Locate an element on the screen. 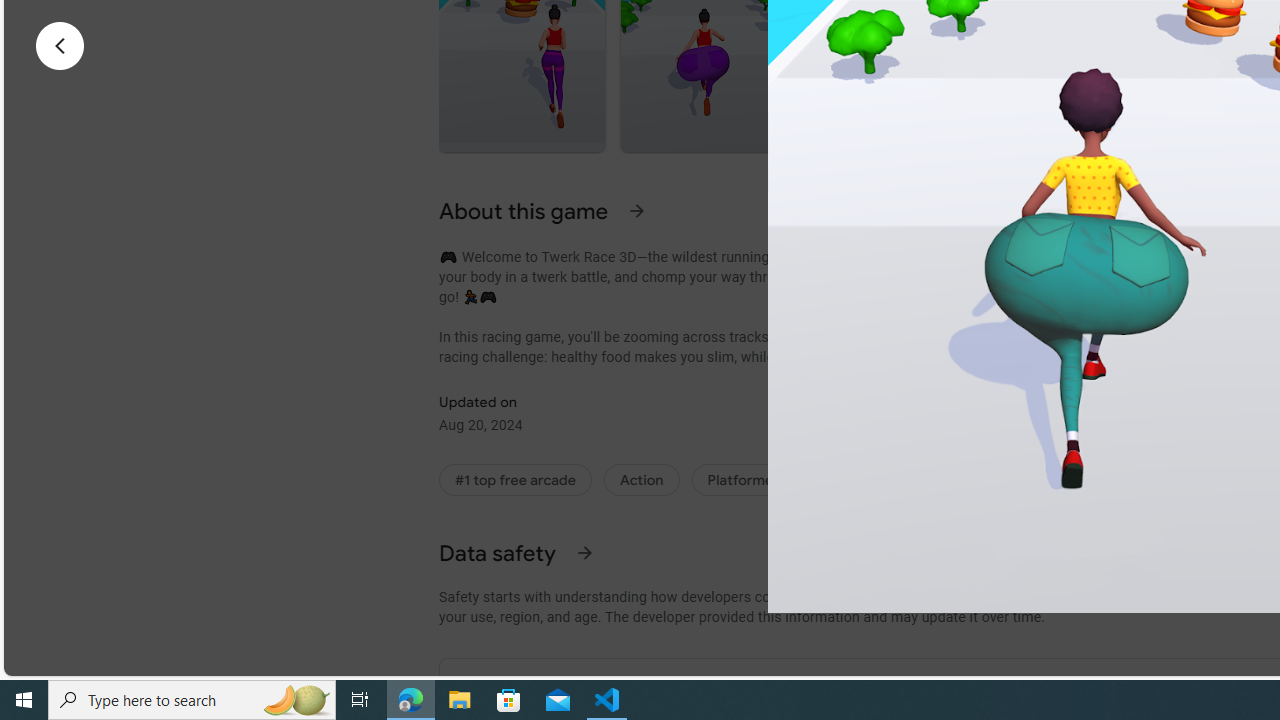  '#1 top free arcade' is located at coordinates (515, 479).